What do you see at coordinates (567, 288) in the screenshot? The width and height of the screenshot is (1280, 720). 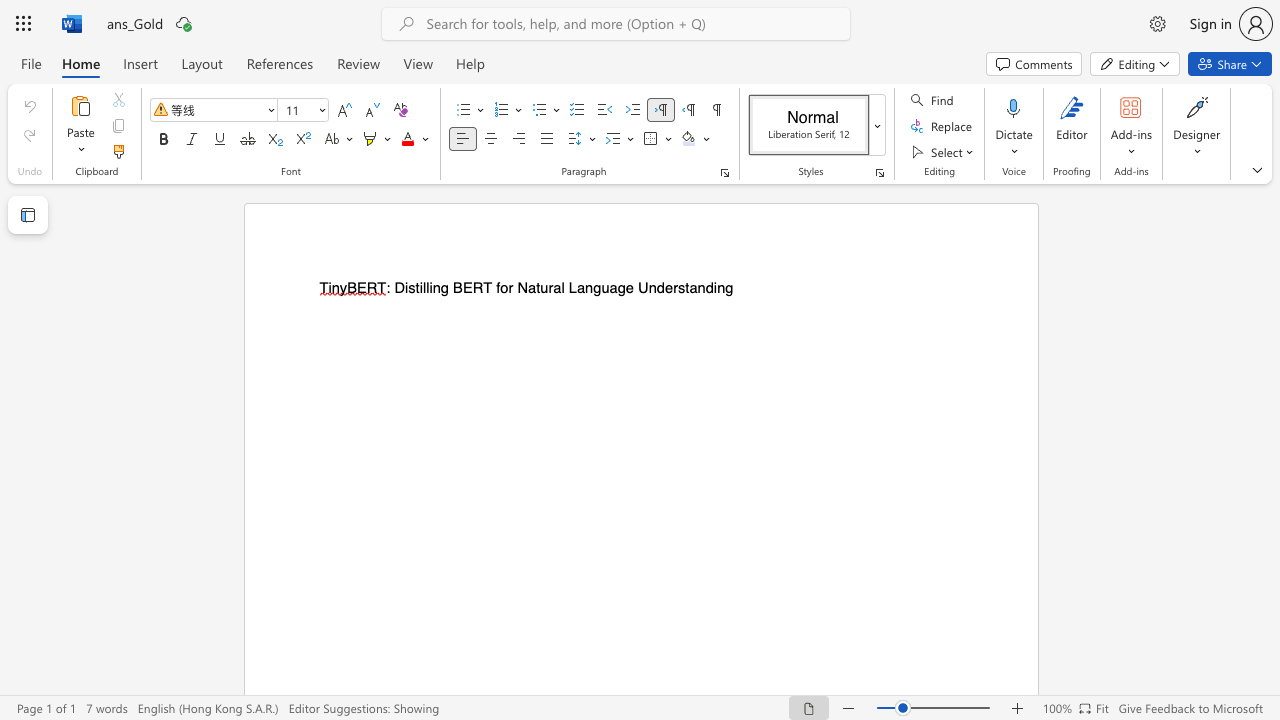 I see `the subset text "Language Un" within the text ": Distilling BERT for Natural Language Understanding"` at bounding box center [567, 288].